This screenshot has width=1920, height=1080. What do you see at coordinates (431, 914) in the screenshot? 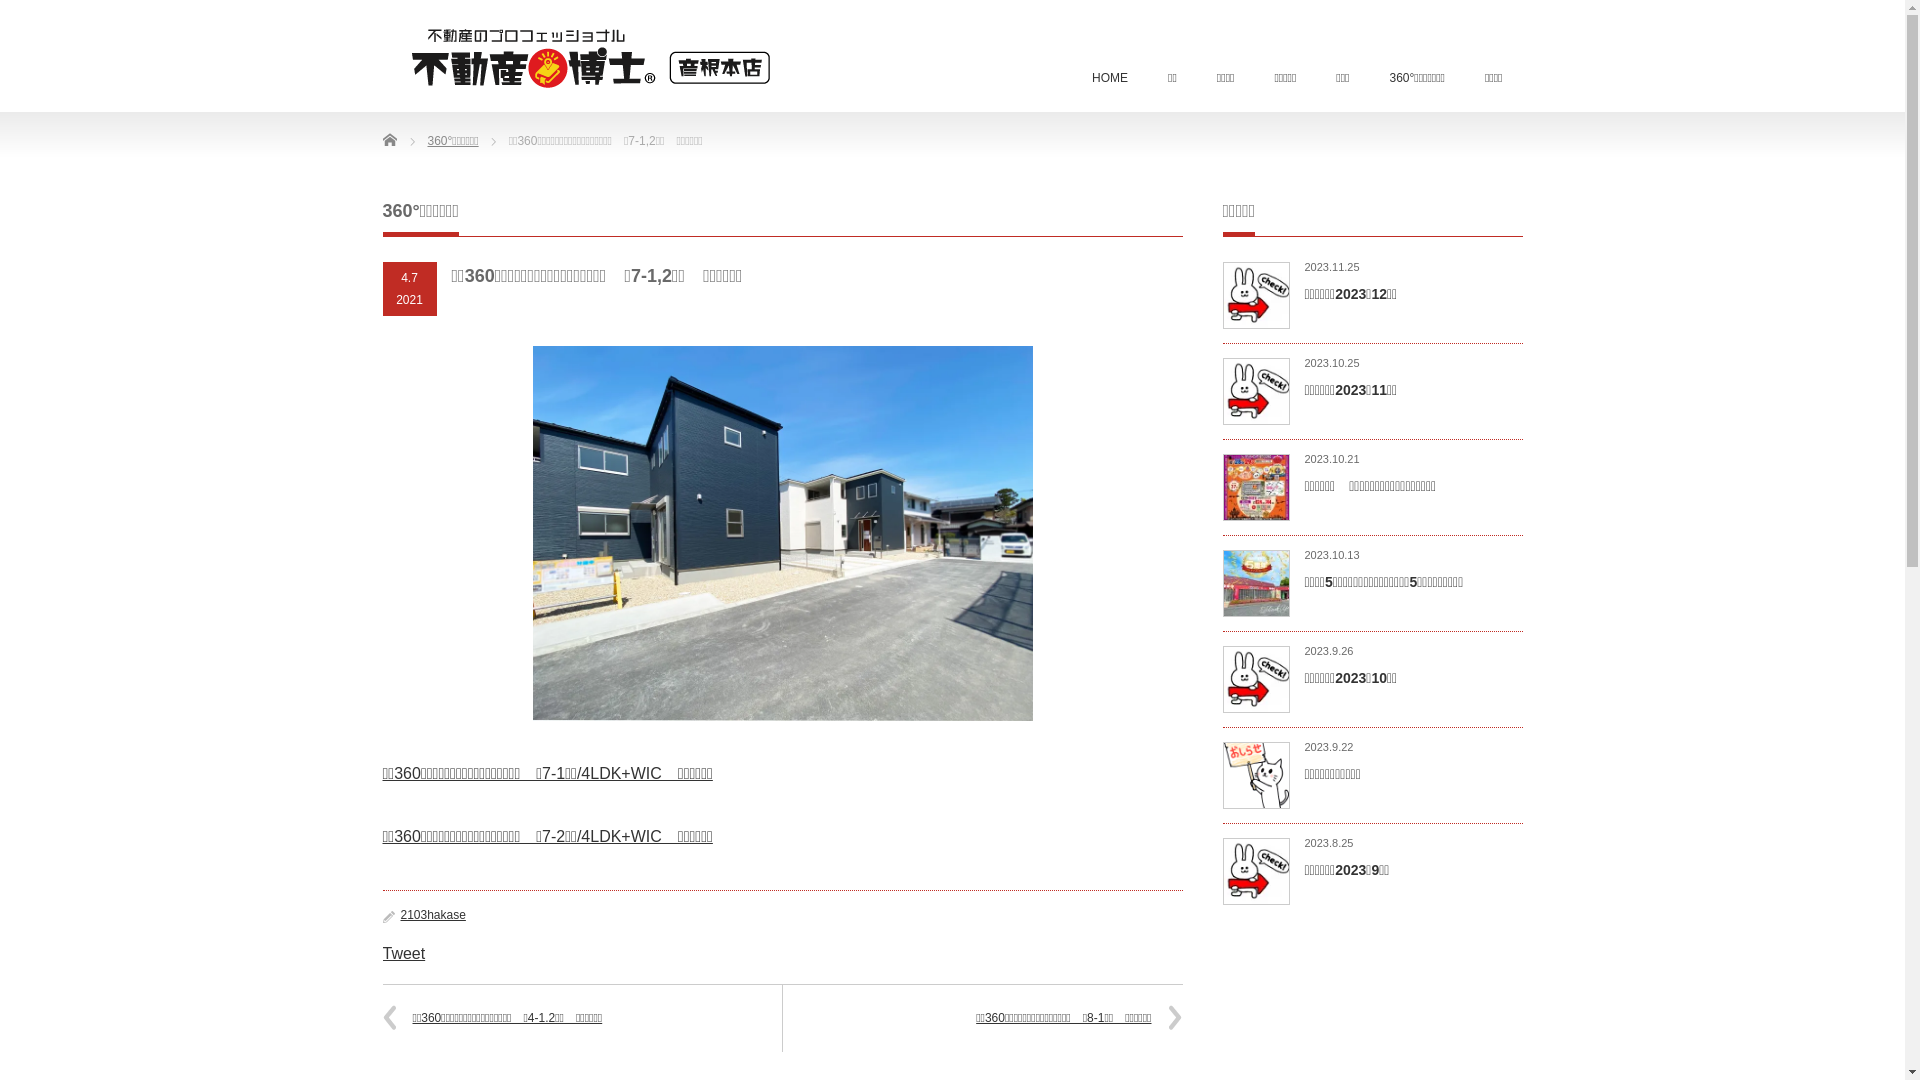
I see `'2103hakase'` at bounding box center [431, 914].